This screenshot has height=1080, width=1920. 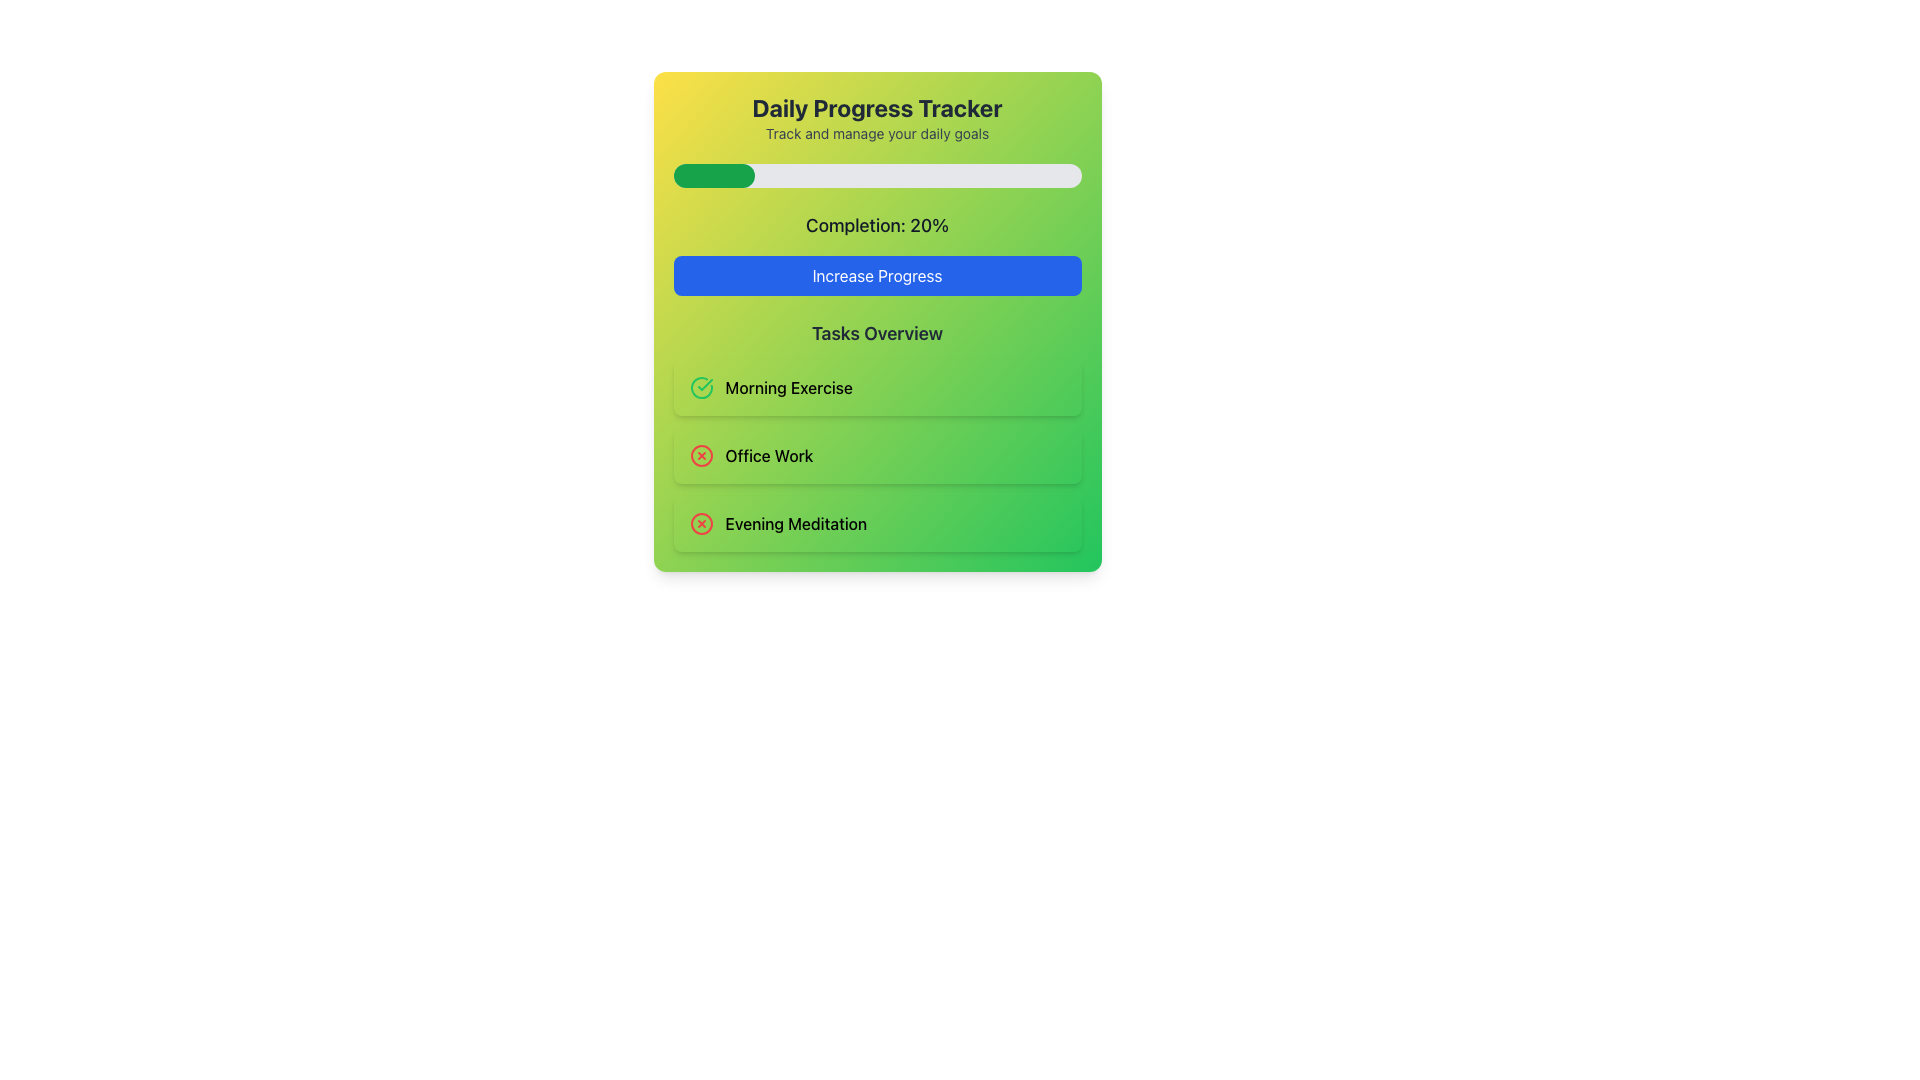 I want to click on the Text block that serves as a title and subtitle for tracking daily goals, positioned centrally at the top of the gradient card layout, so click(x=877, y=118).